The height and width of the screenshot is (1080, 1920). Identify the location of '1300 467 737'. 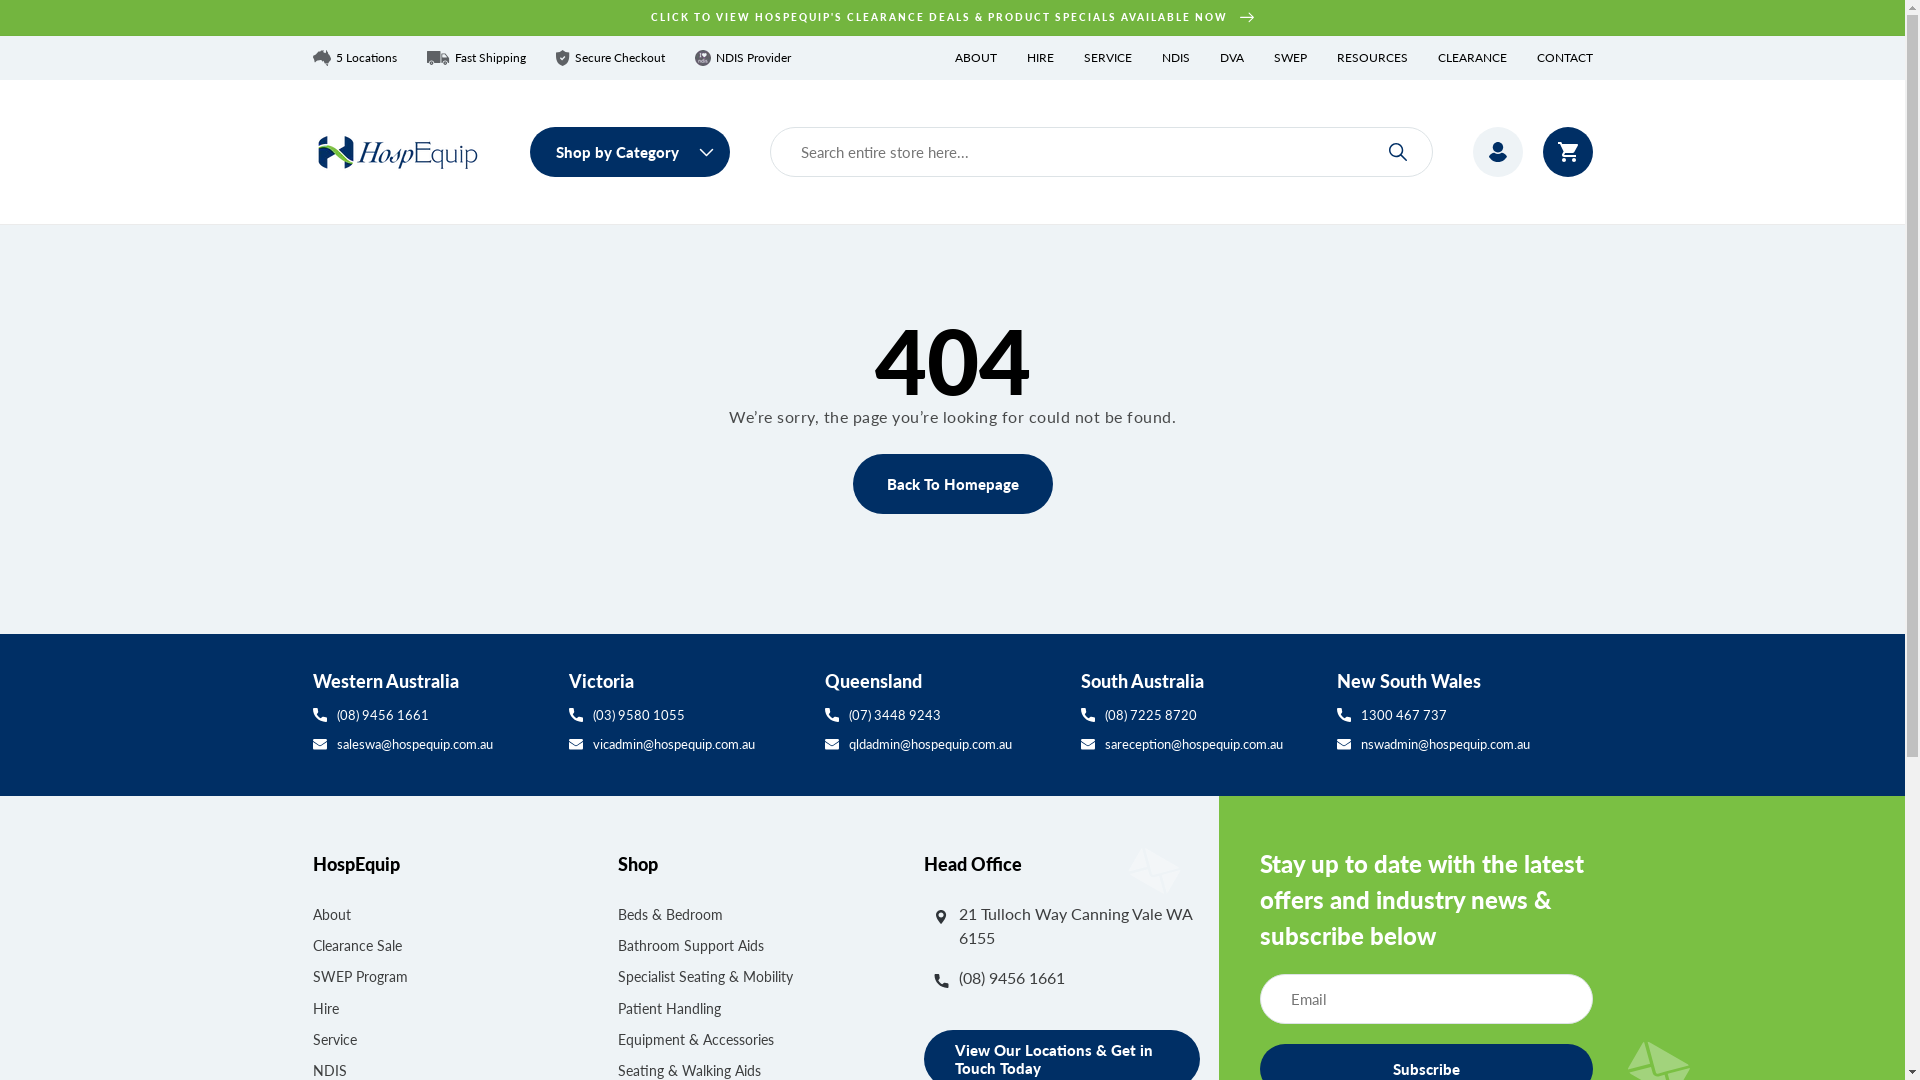
(1464, 713).